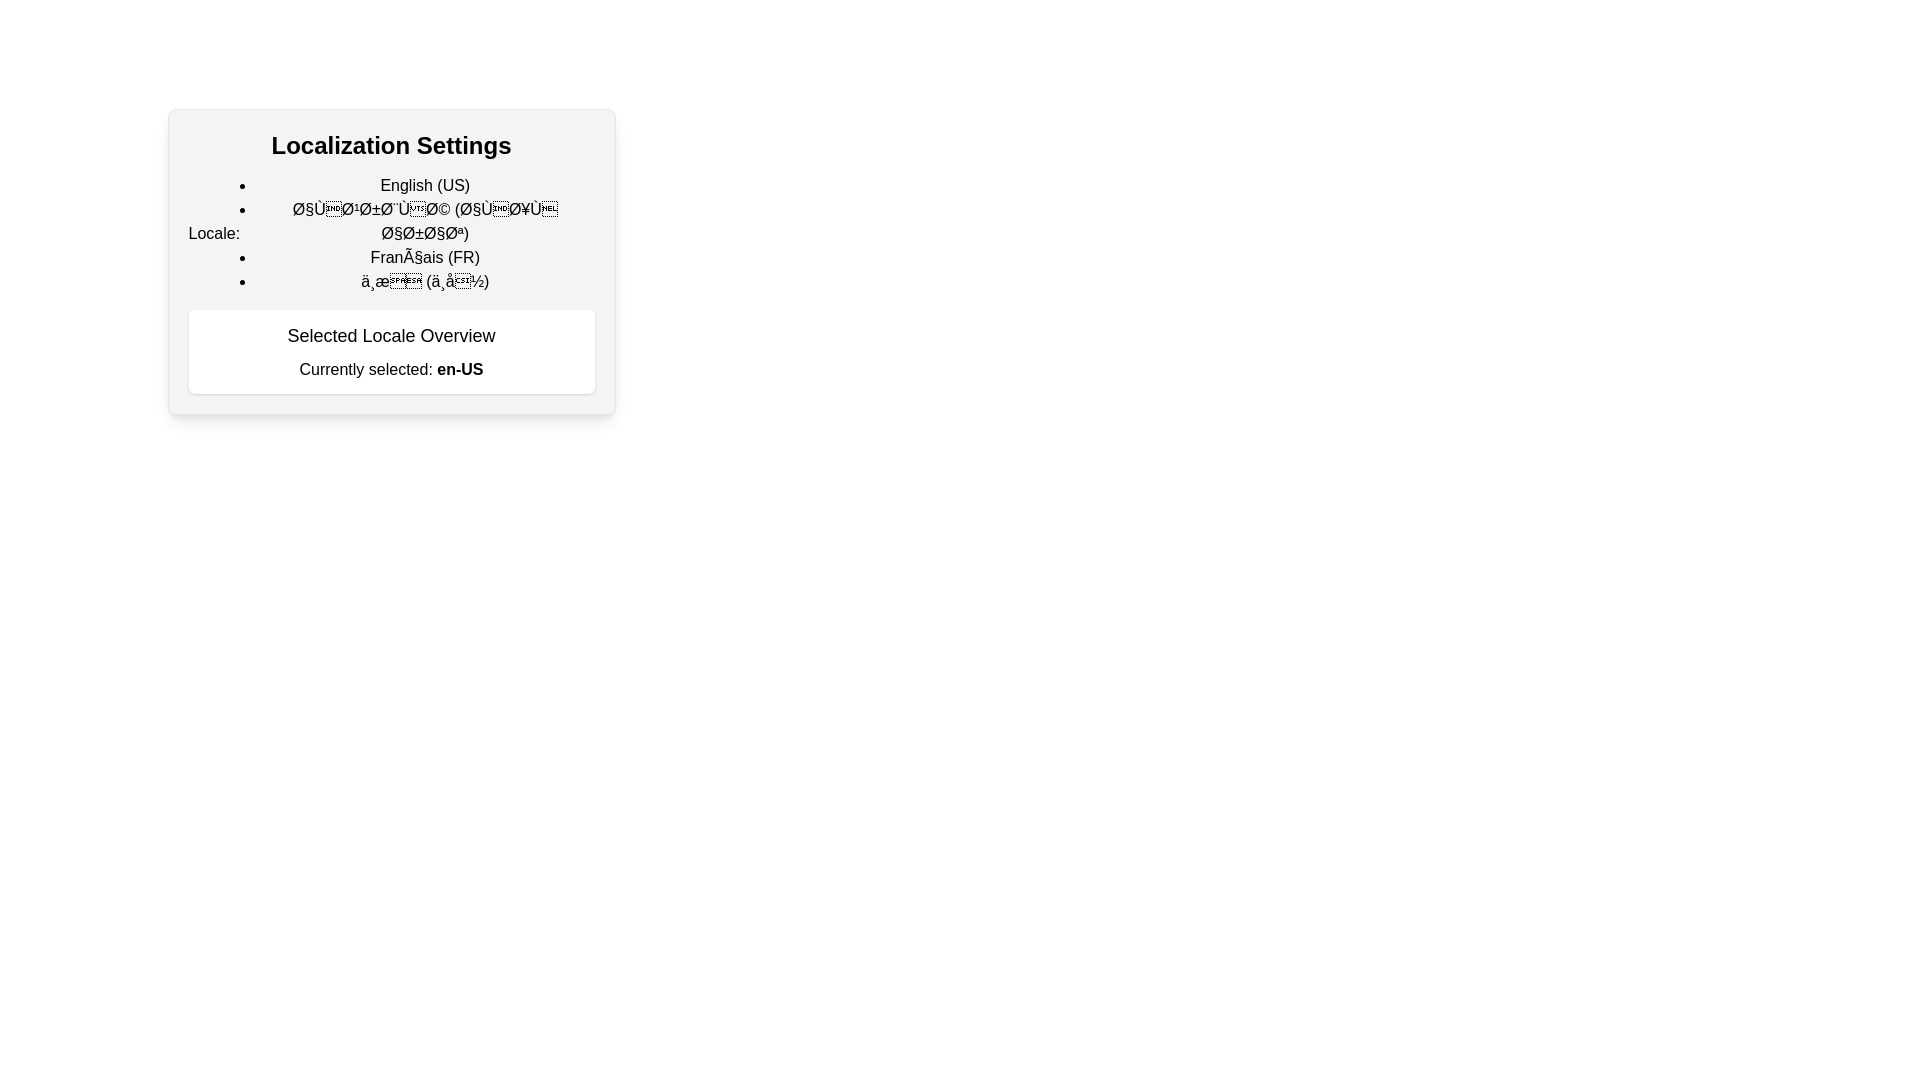 Image resolution: width=1920 pixels, height=1080 pixels. What do you see at coordinates (424, 185) in the screenshot?
I see `the 'English (US)' text element` at bounding box center [424, 185].